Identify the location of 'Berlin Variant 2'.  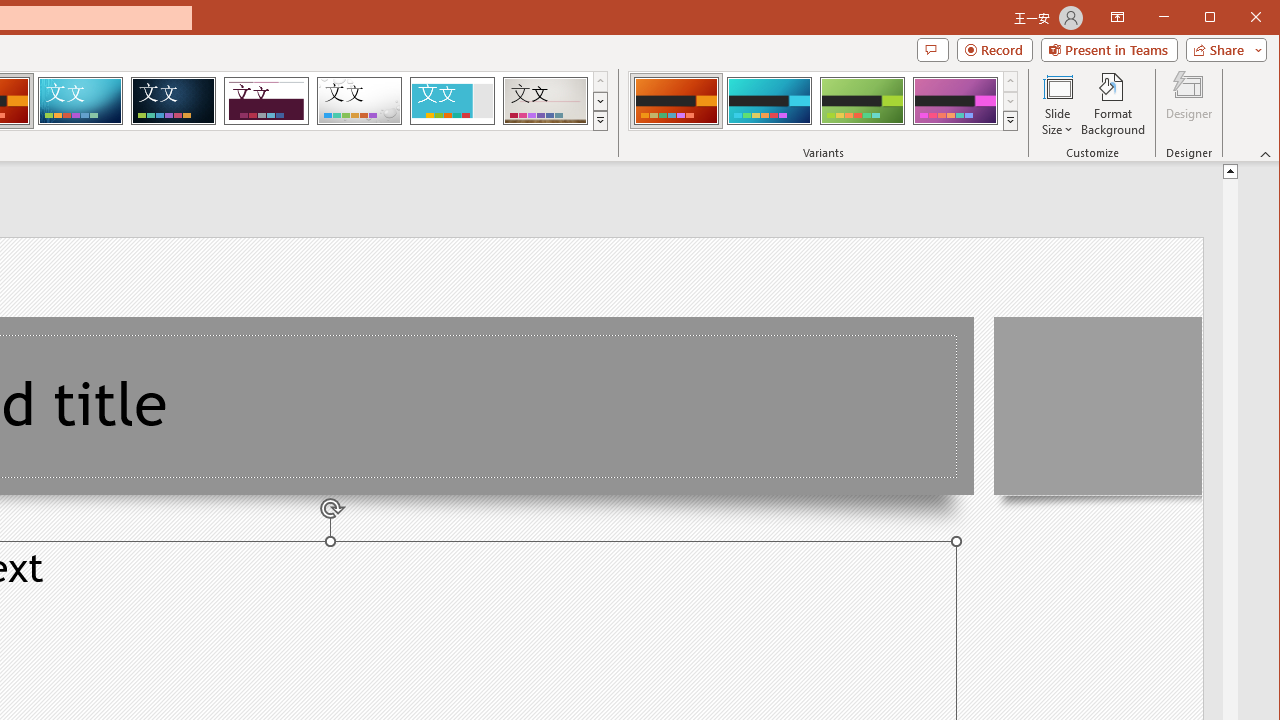
(768, 100).